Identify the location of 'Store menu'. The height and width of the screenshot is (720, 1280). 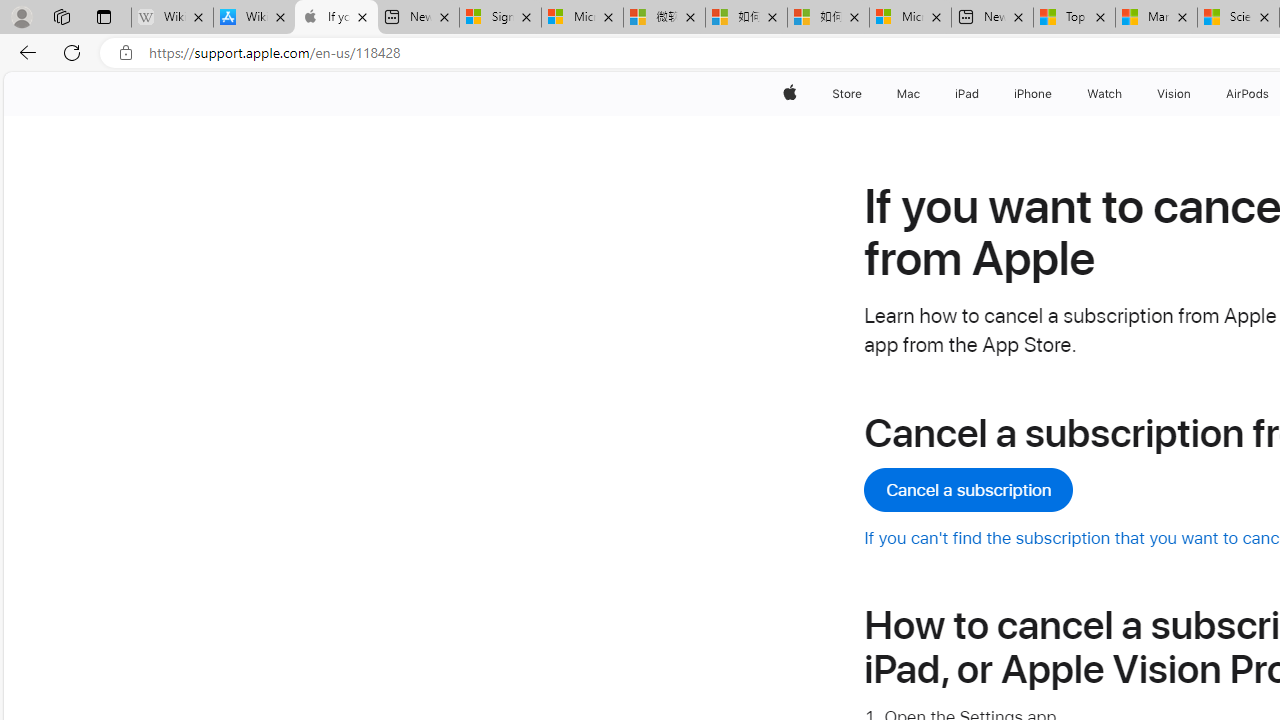
(865, 93).